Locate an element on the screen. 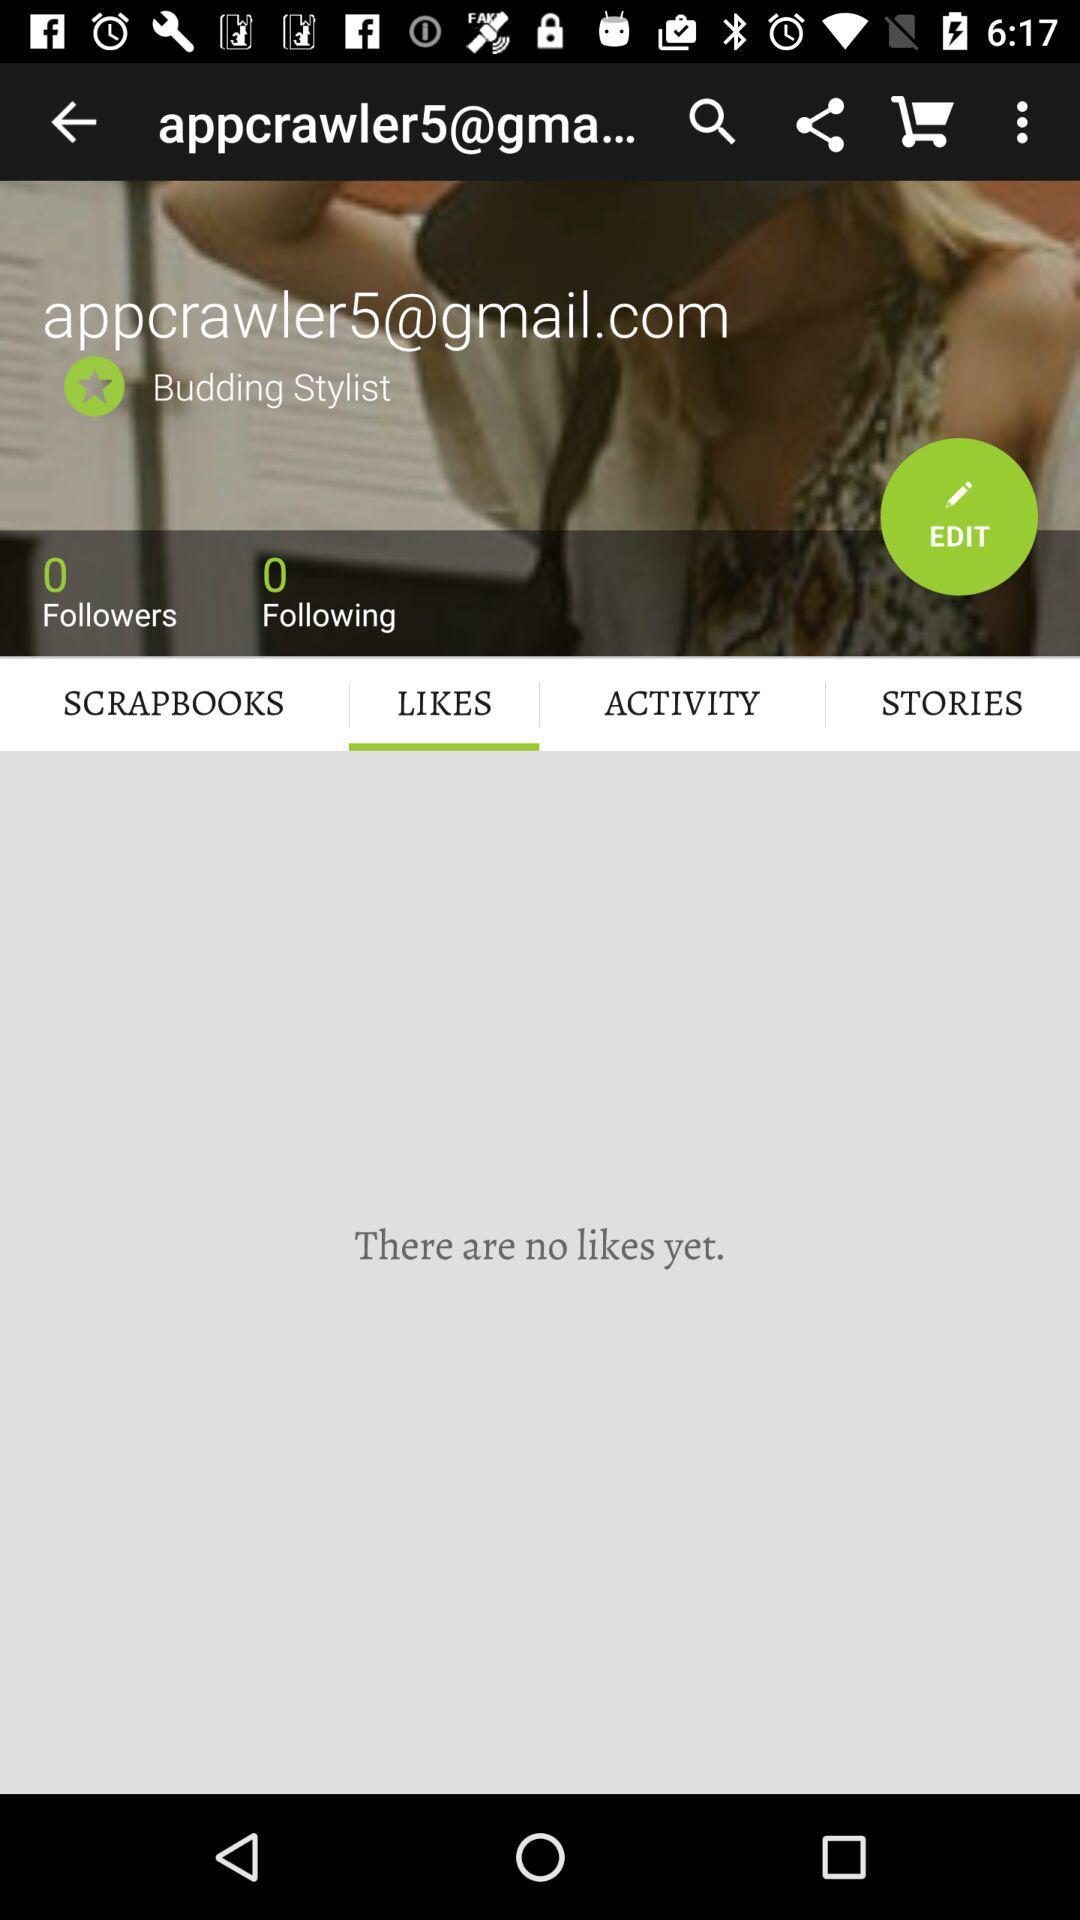 Image resolution: width=1080 pixels, height=1920 pixels. share is located at coordinates (822, 120).